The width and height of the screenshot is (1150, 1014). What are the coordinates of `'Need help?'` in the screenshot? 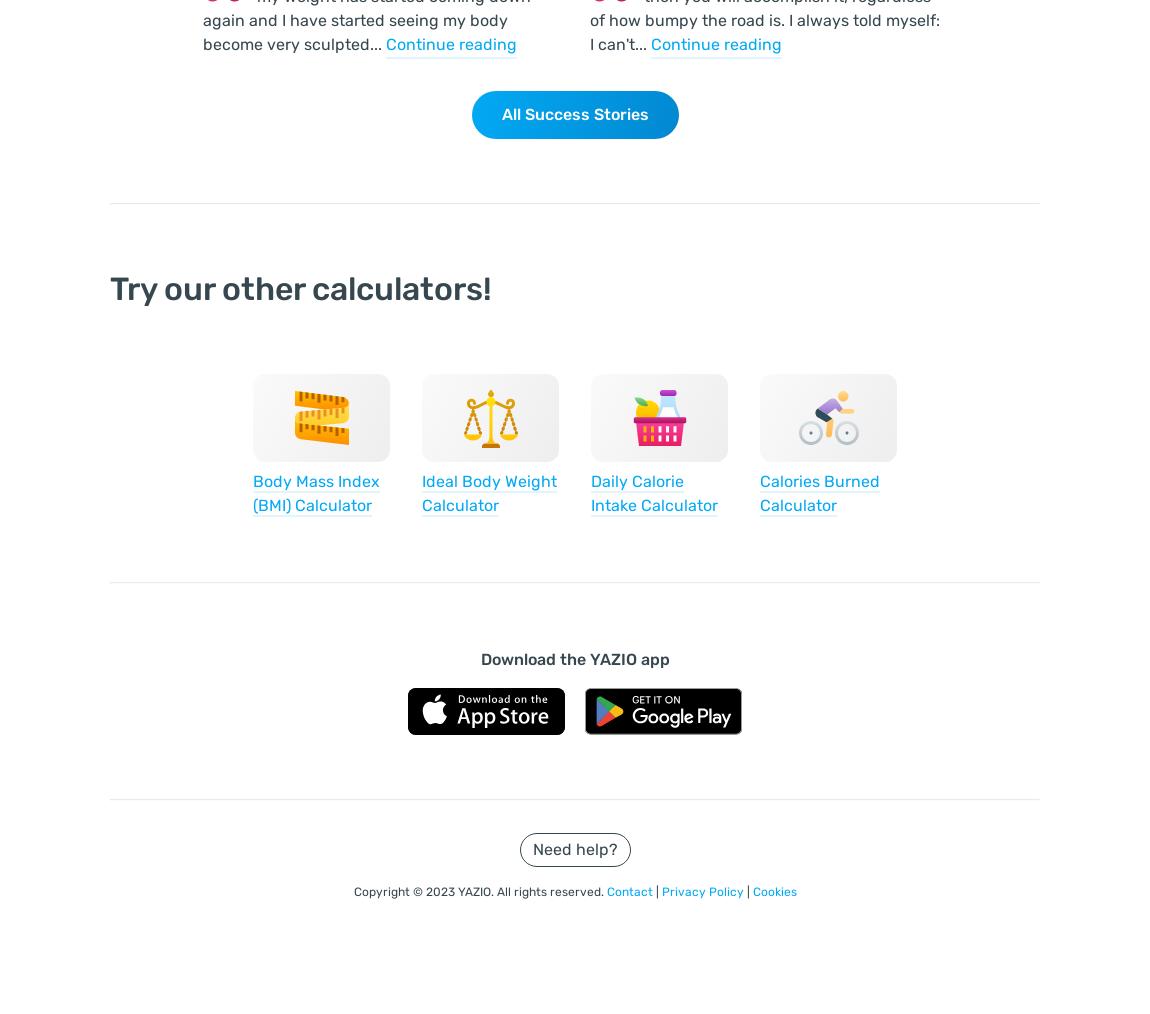 It's located at (574, 848).